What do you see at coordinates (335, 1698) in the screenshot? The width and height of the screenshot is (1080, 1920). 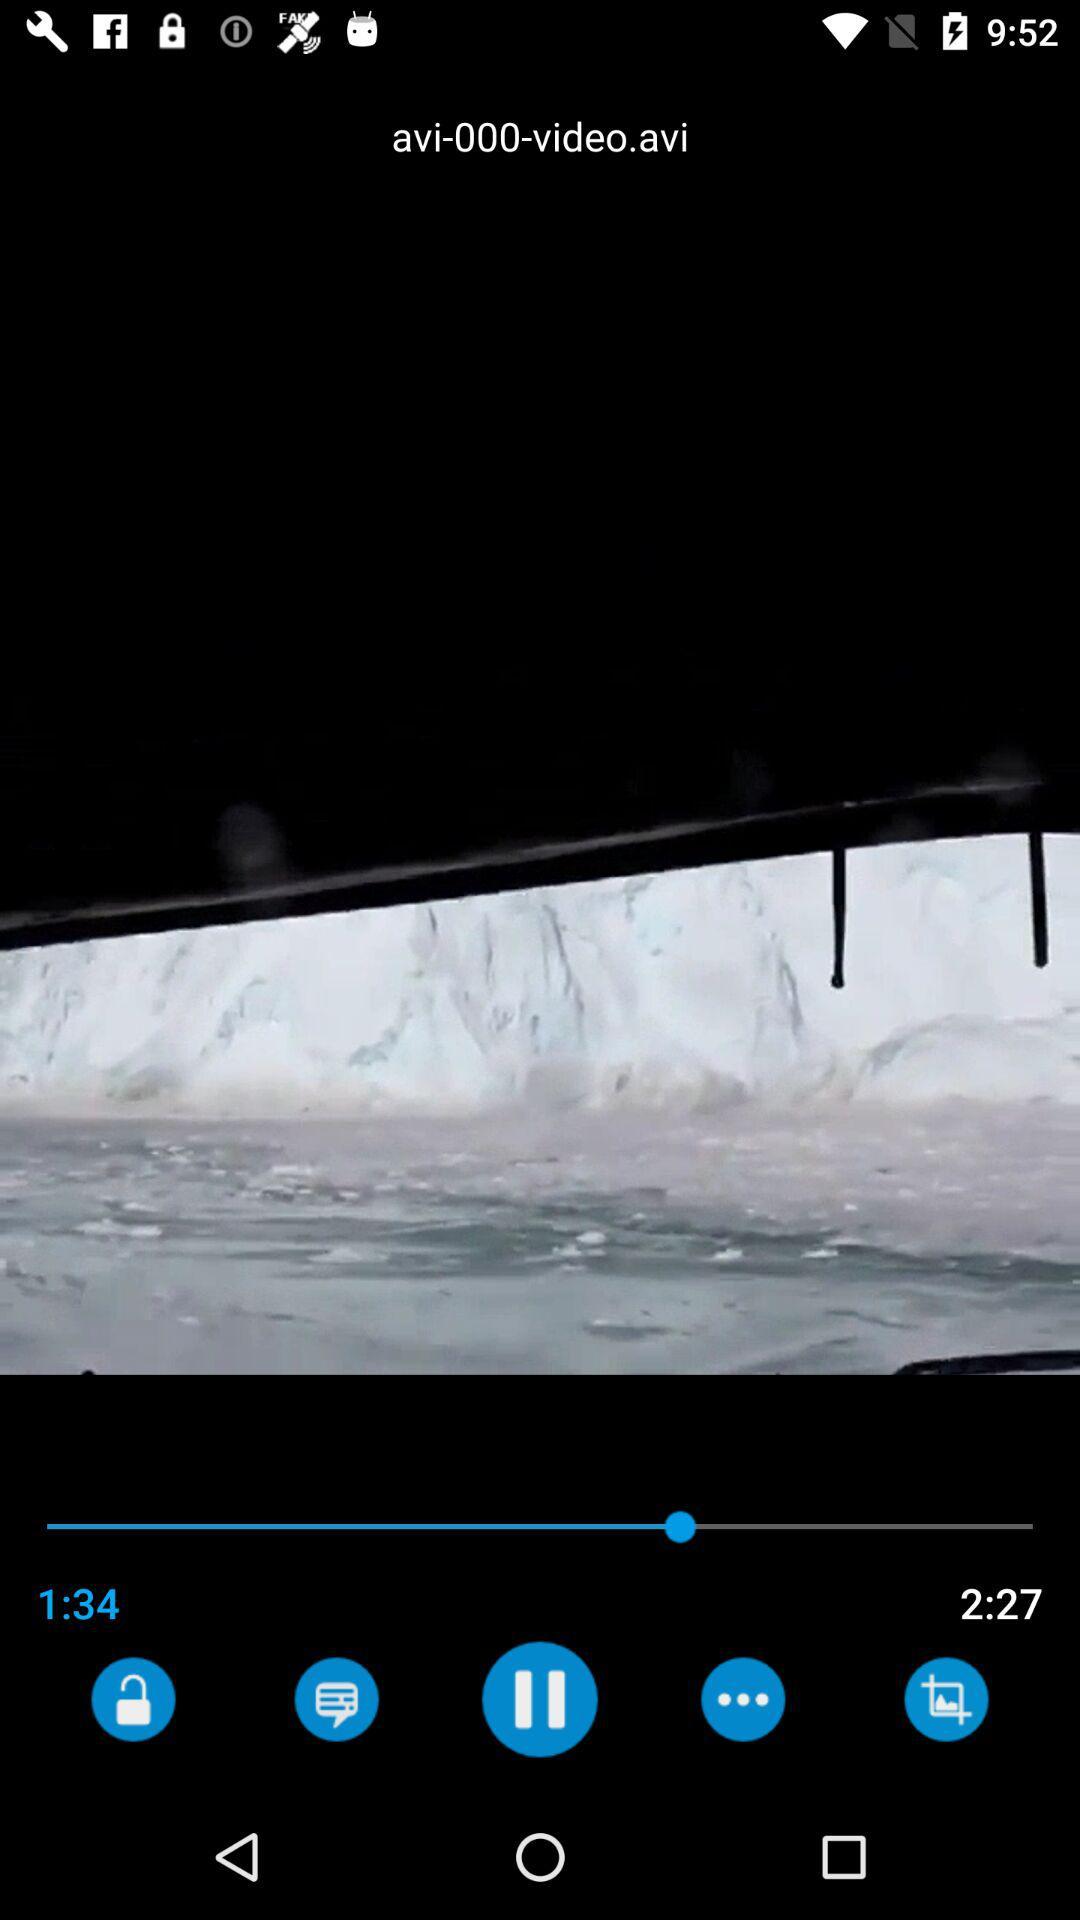 I see `pass the button` at bounding box center [335, 1698].